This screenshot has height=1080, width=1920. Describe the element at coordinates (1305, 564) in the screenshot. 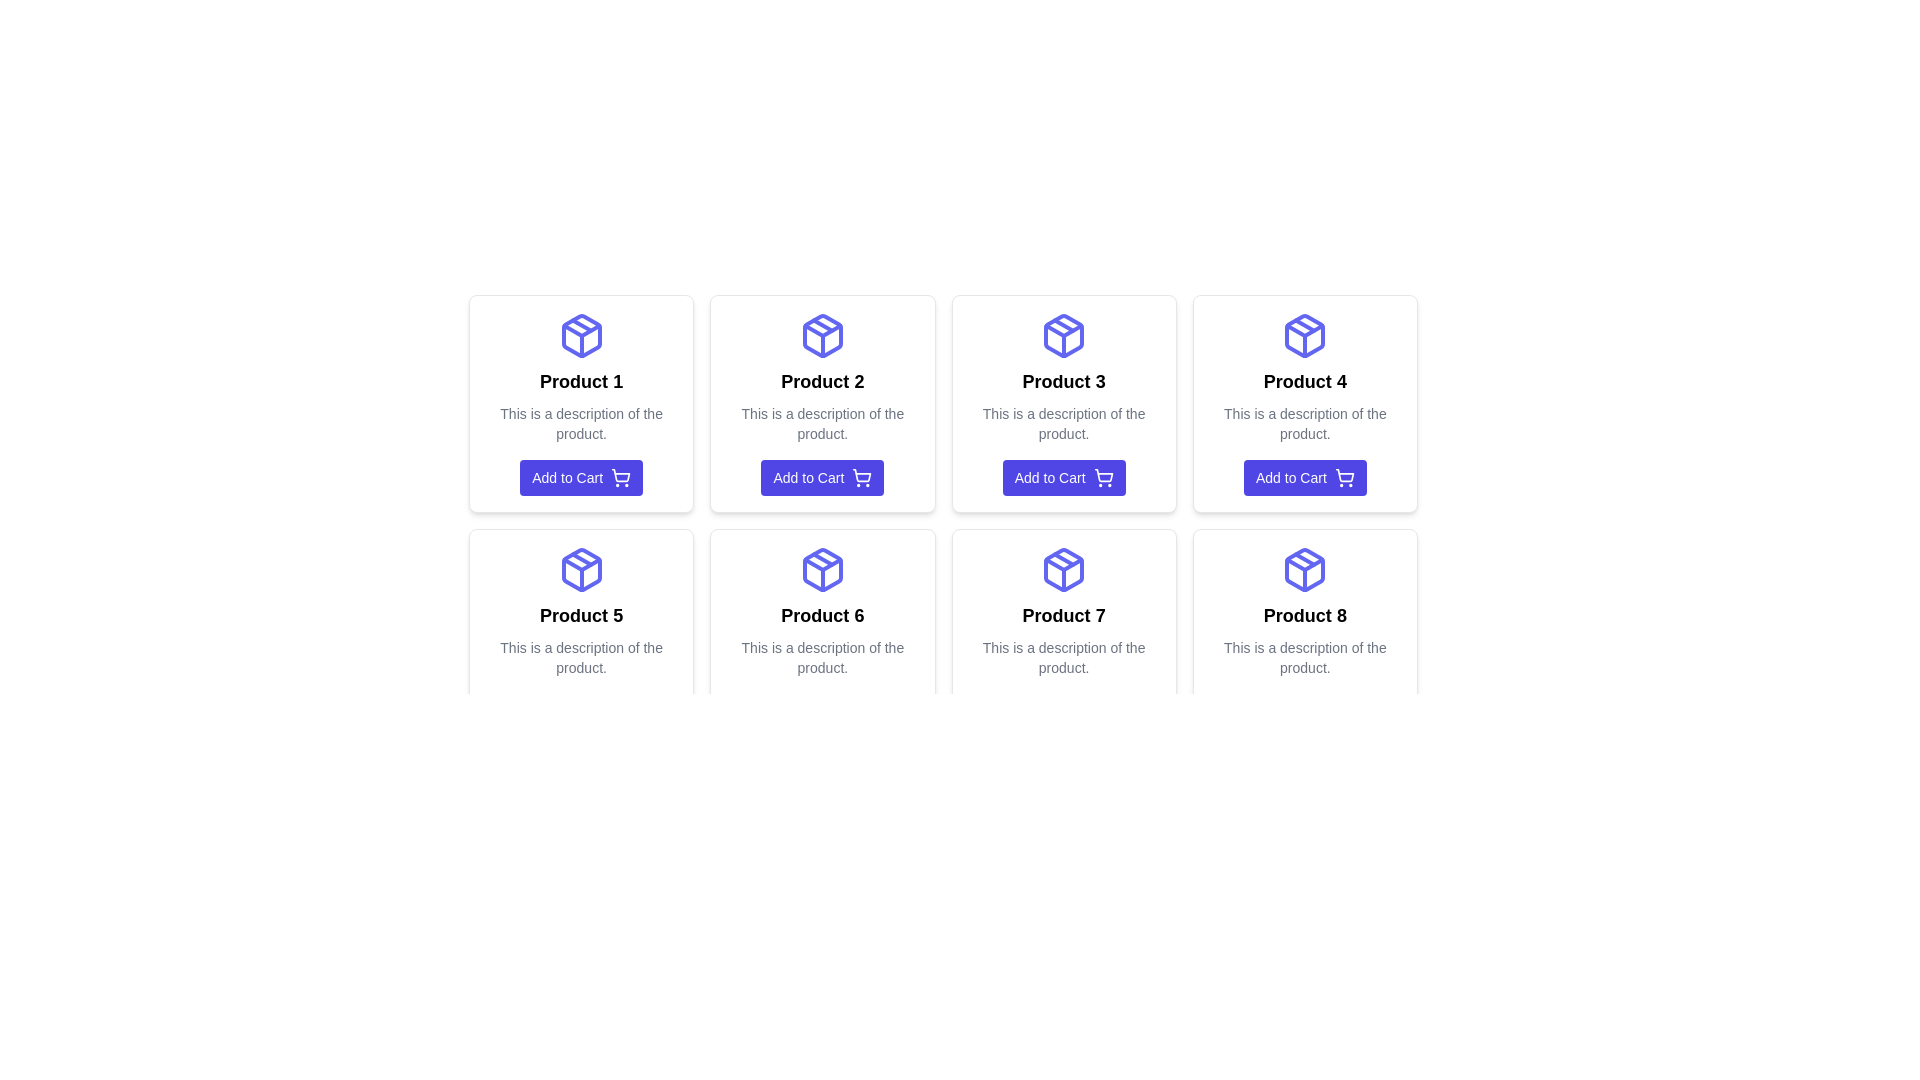

I see `the blue outlined arrow-like graphical icon located in the eighth product card layout` at that location.